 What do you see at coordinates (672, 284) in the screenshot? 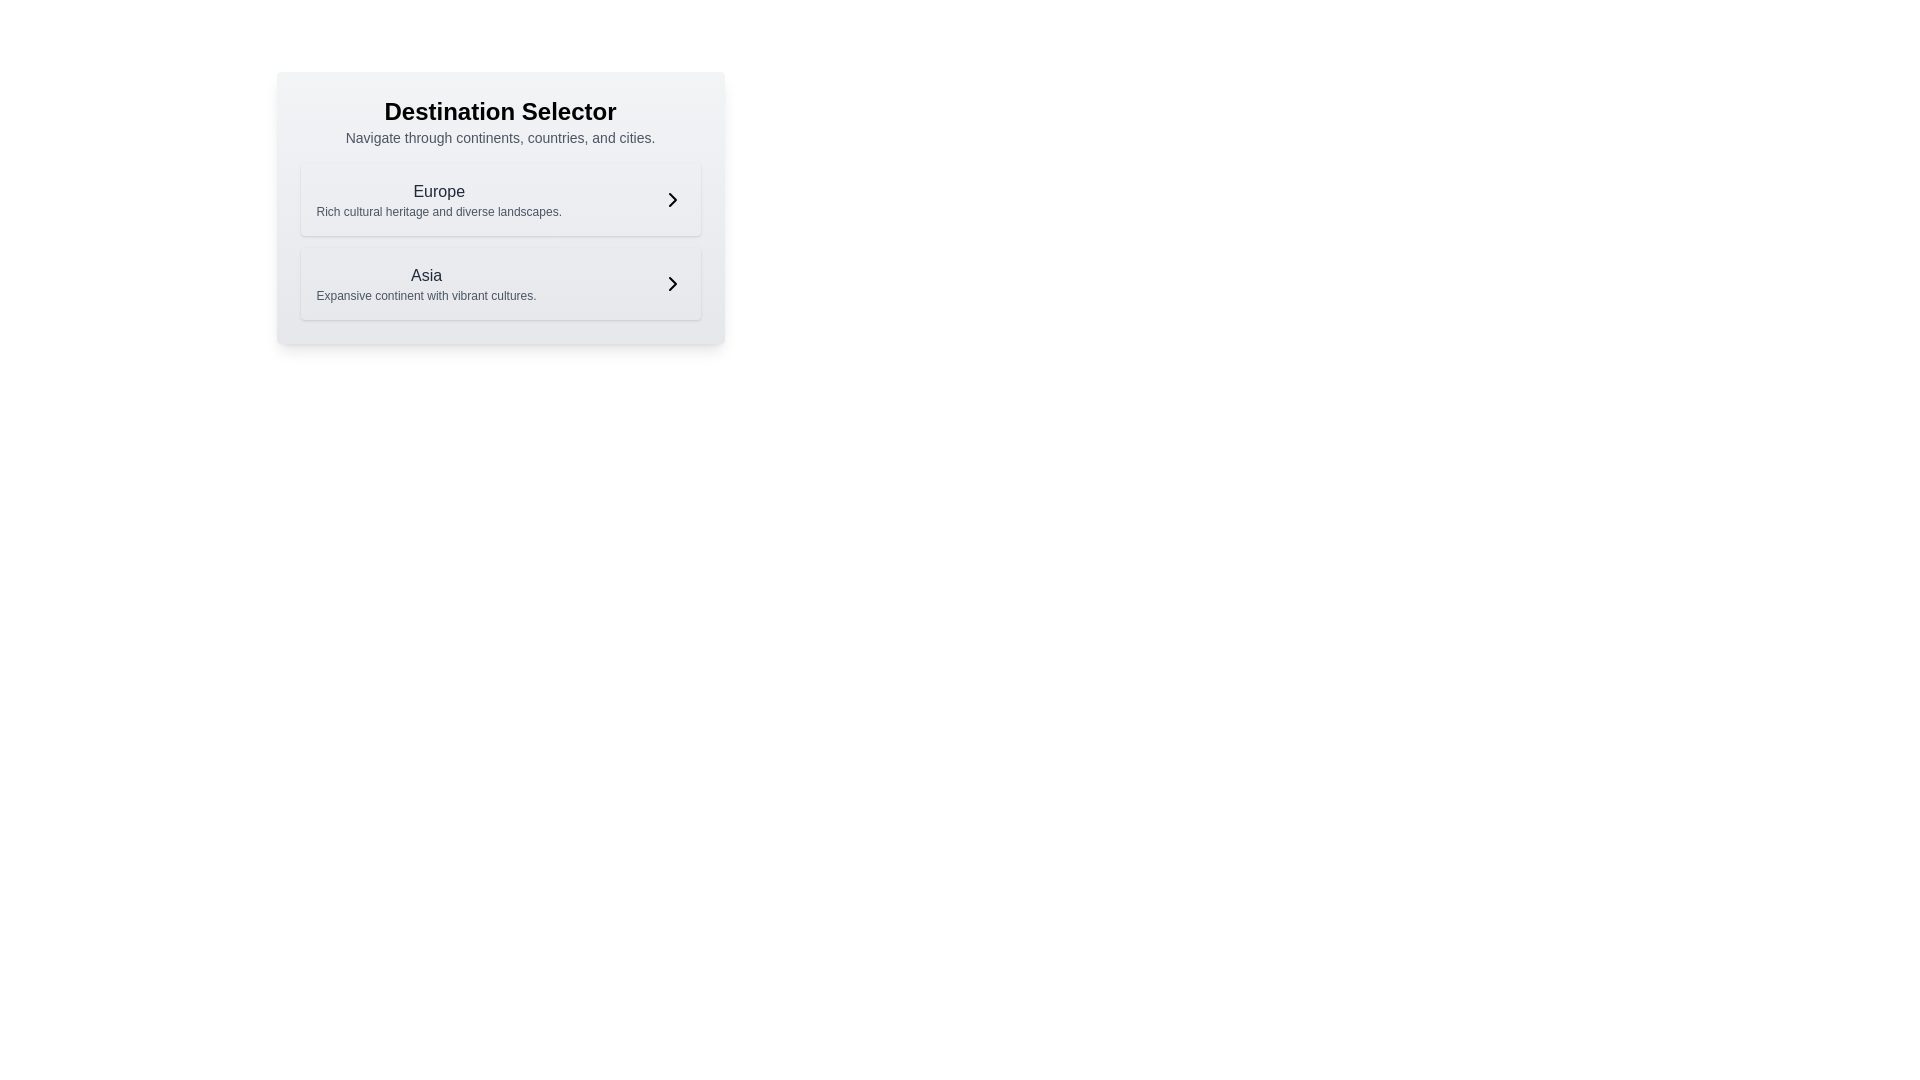
I see `the navigation arrow icon located on the right side of the Asia section to proceed to more details or options` at bounding box center [672, 284].